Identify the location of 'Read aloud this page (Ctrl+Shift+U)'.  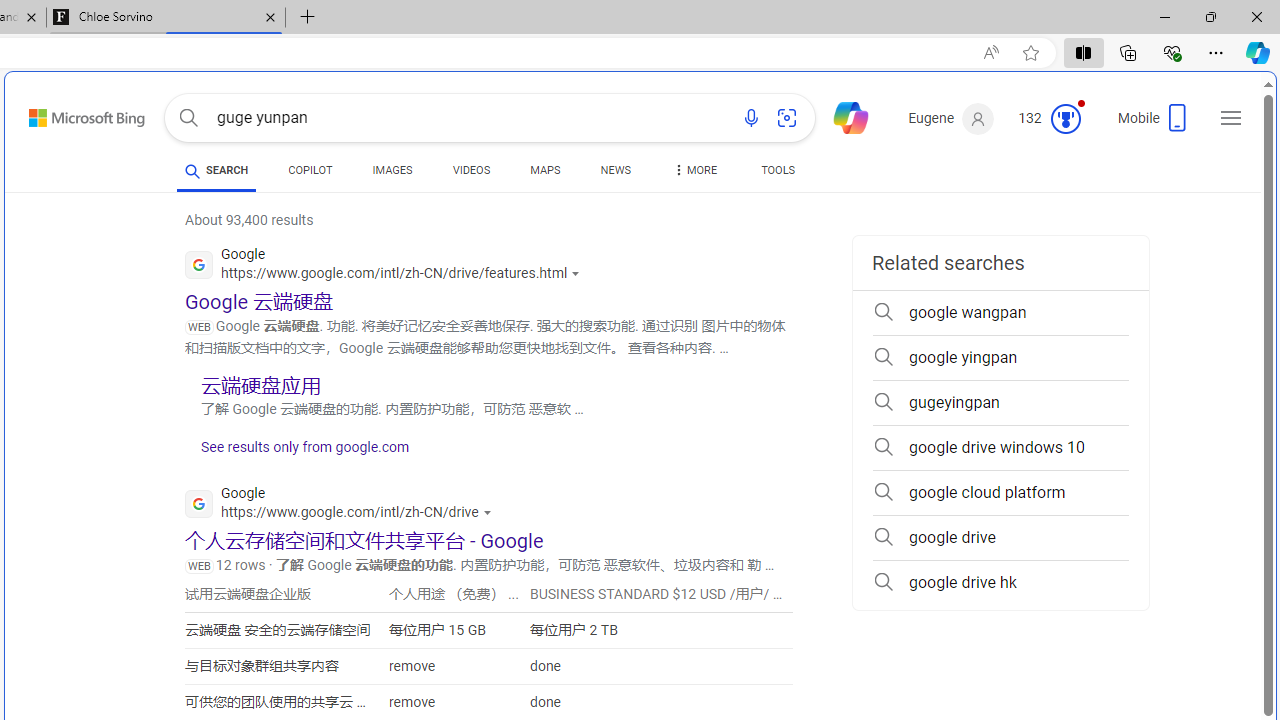
(991, 52).